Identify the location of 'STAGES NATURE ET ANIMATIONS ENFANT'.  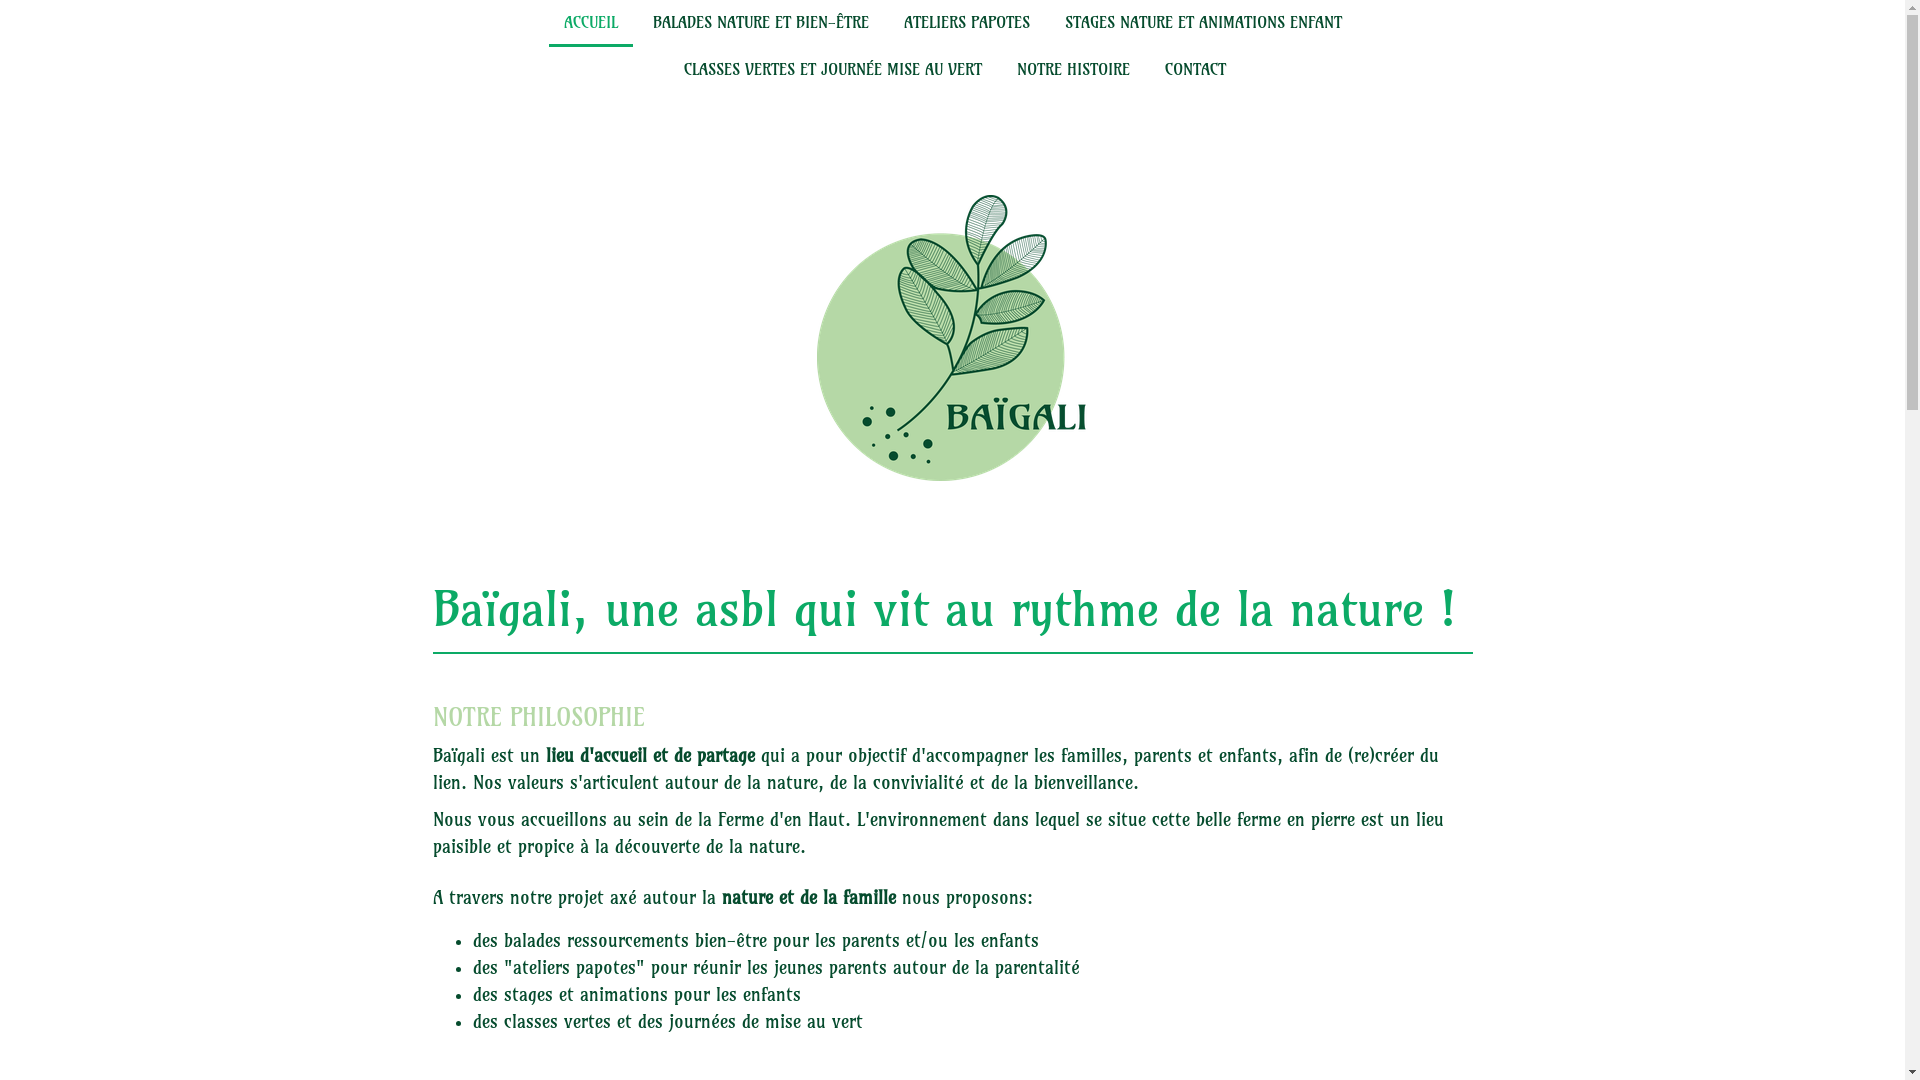
(1049, 23).